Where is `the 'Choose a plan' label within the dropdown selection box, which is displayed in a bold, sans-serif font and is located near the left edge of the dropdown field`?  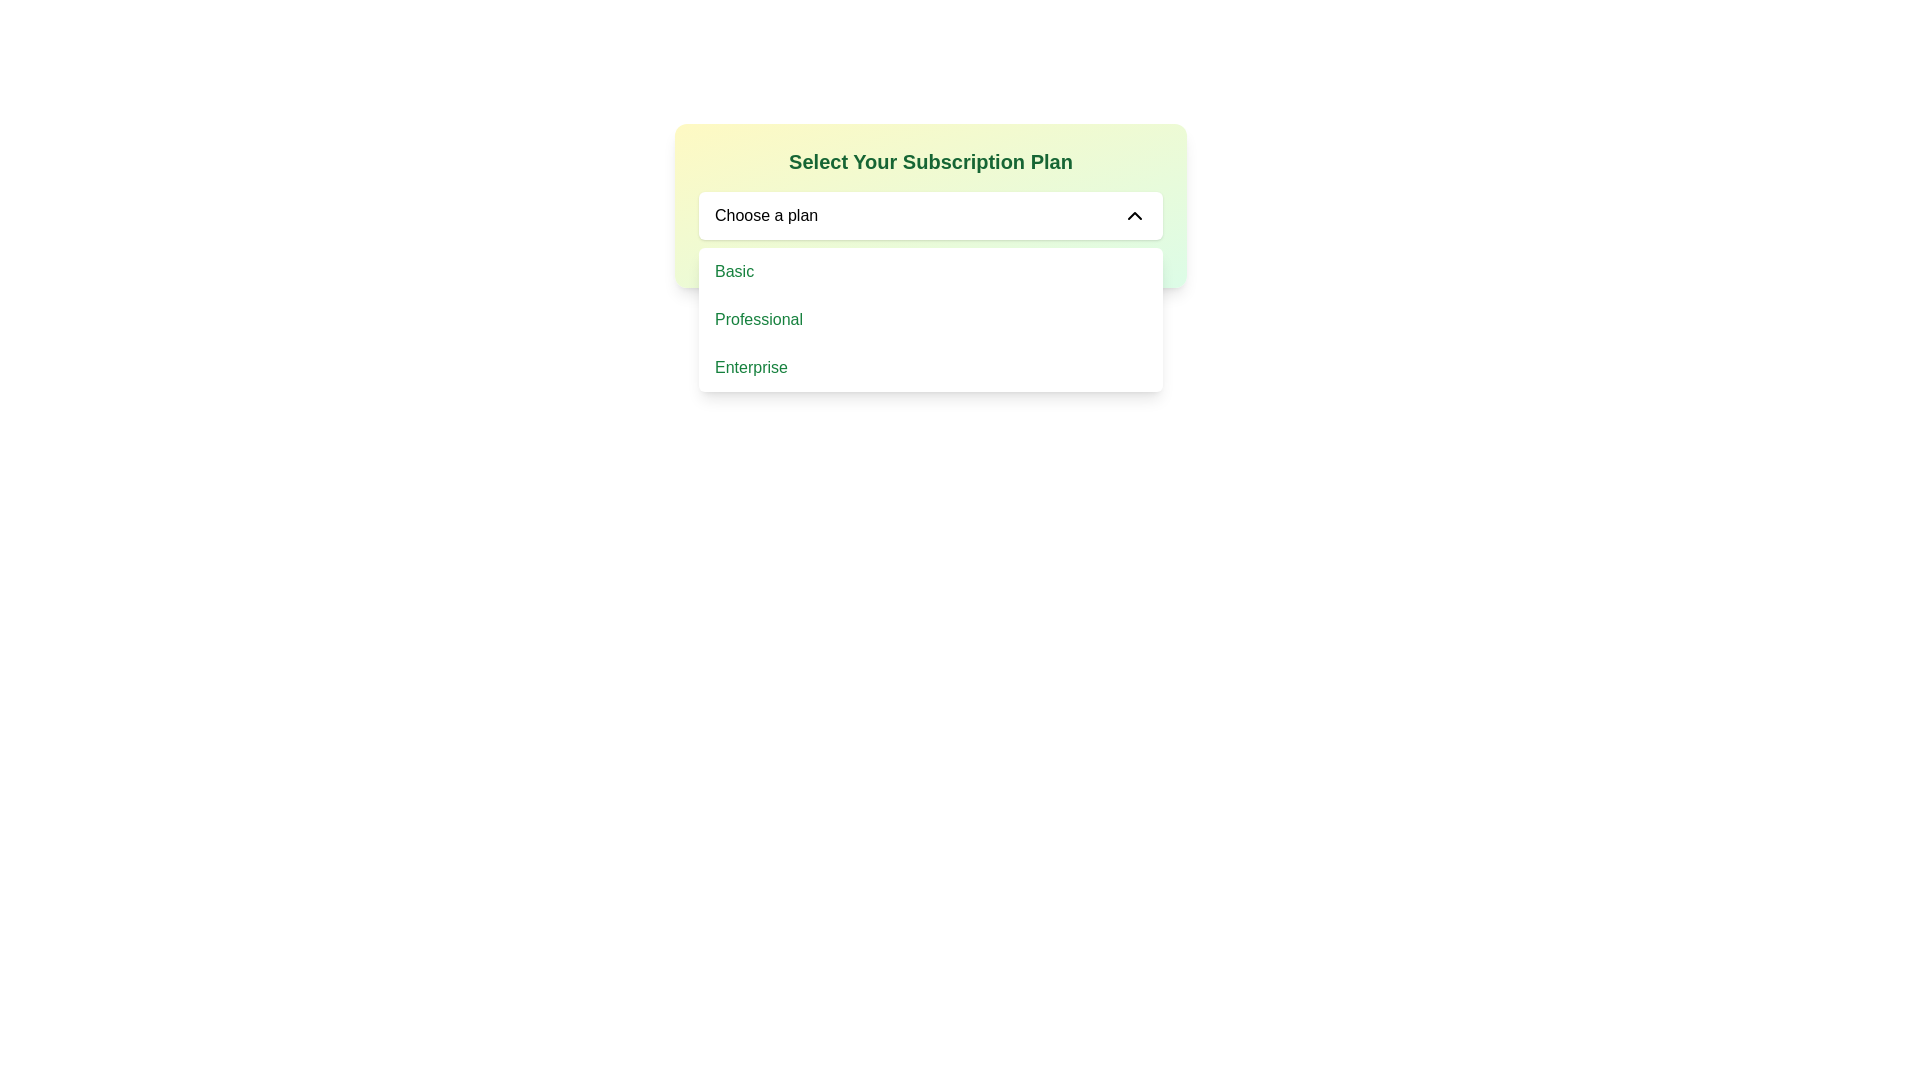 the 'Choose a plan' label within the dropdown selection box, which is displayed in a bold, sans-serif font and is located near the left edge of the dropdown field is located at coordinates (765, 216).